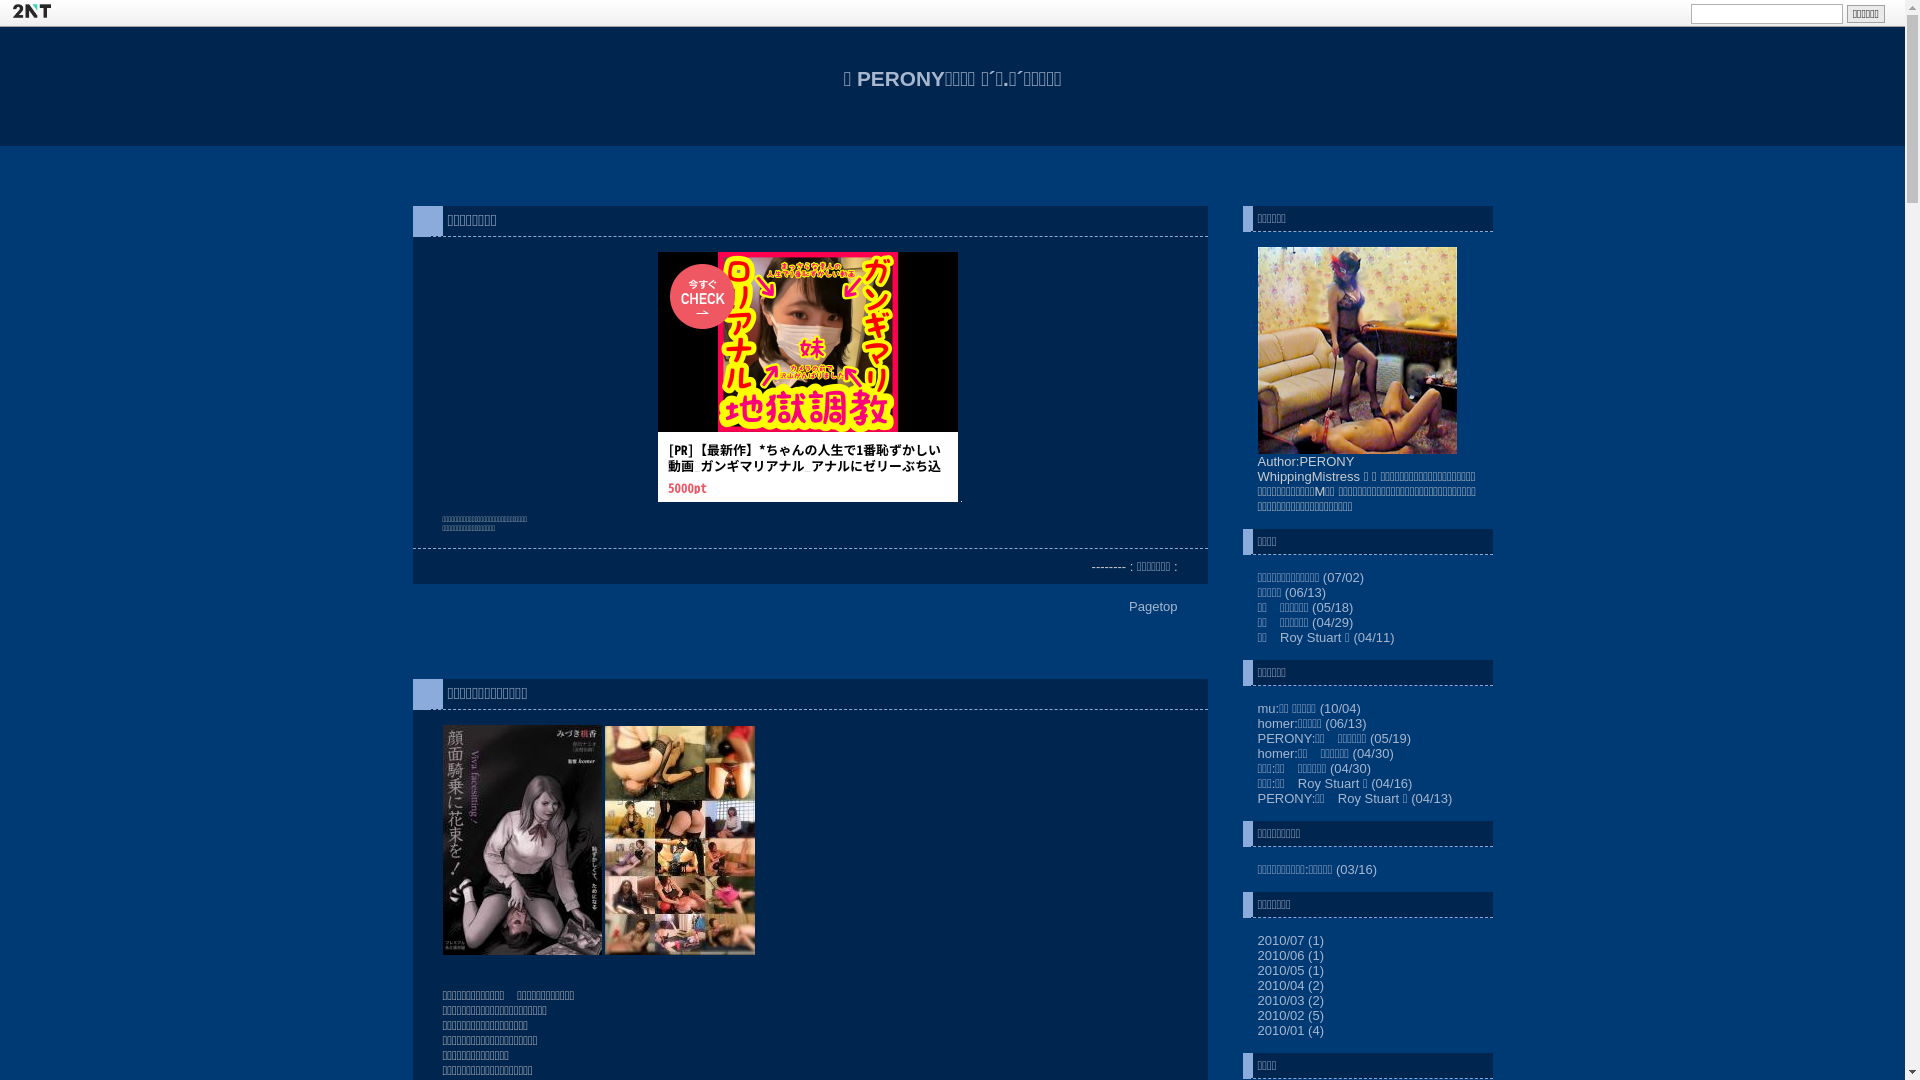 The width and height of the screenshot is (1920, 1080). What do you see at coordinates (1291, 1015) in the screenshot?
I see `'2010/02 (5)'` at bounding box center [1291, 1015].